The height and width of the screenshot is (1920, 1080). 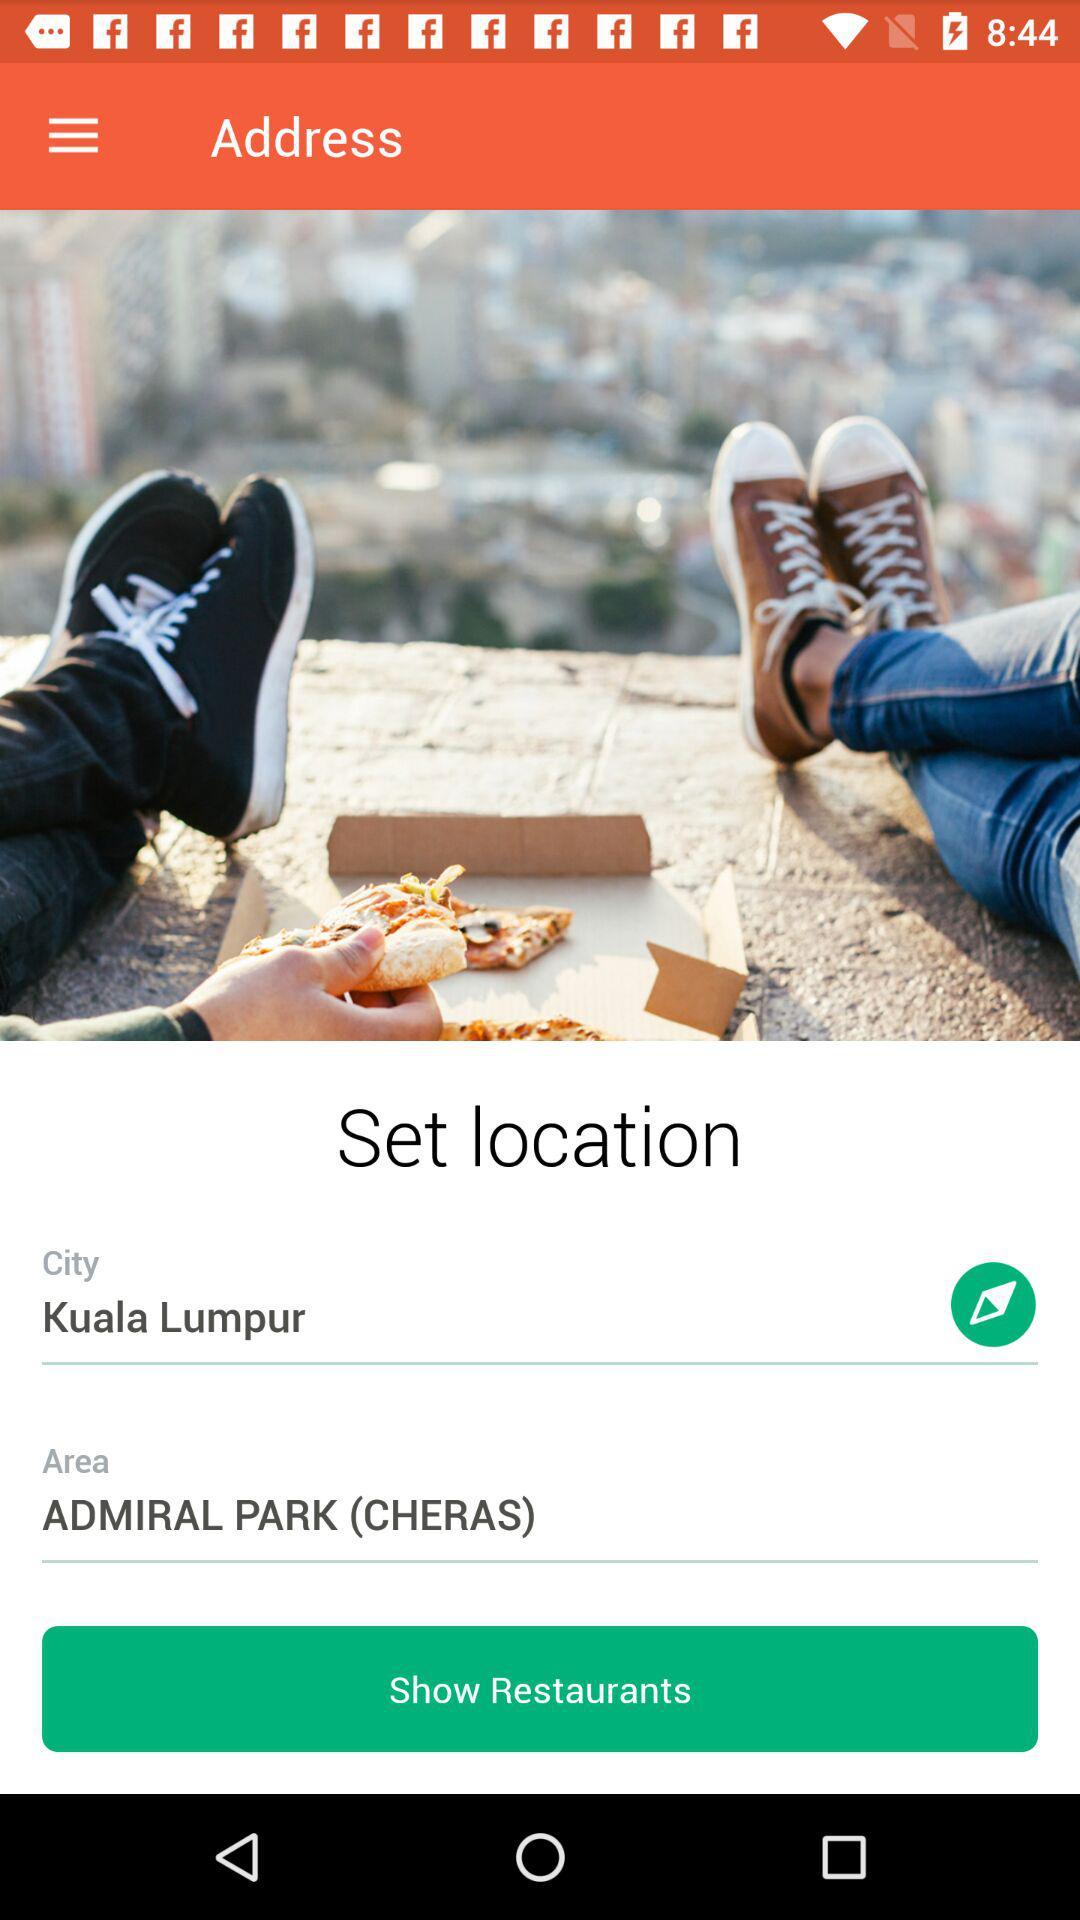 I want to click on the icon below the admiral park (cheras), so click(x=540, y=1688).